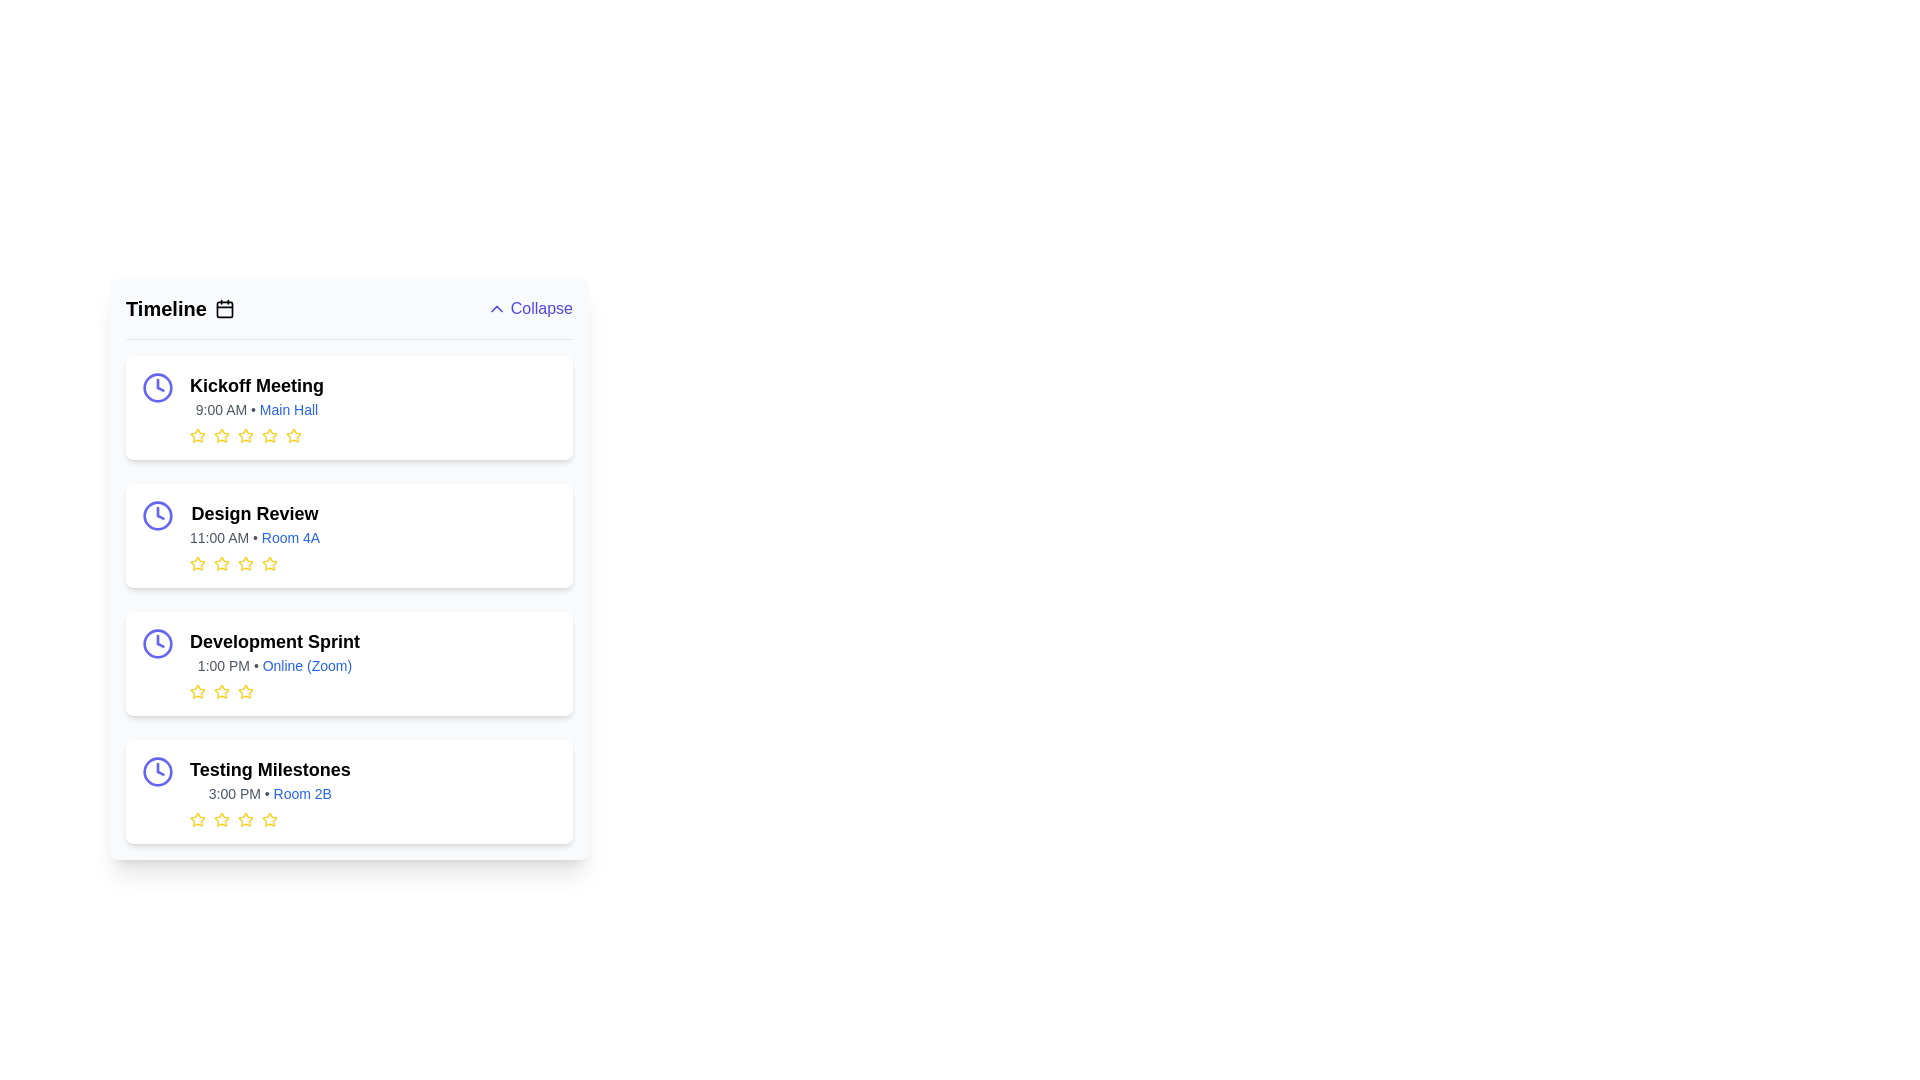 The height and width of the screenshot is (1080, 1920). What do you see at coordinates (221, 434) in the screenshot?
I see `the second star icon in the rating system for the 'Kickoff Meeting' event` at bounding box center [221, 434].